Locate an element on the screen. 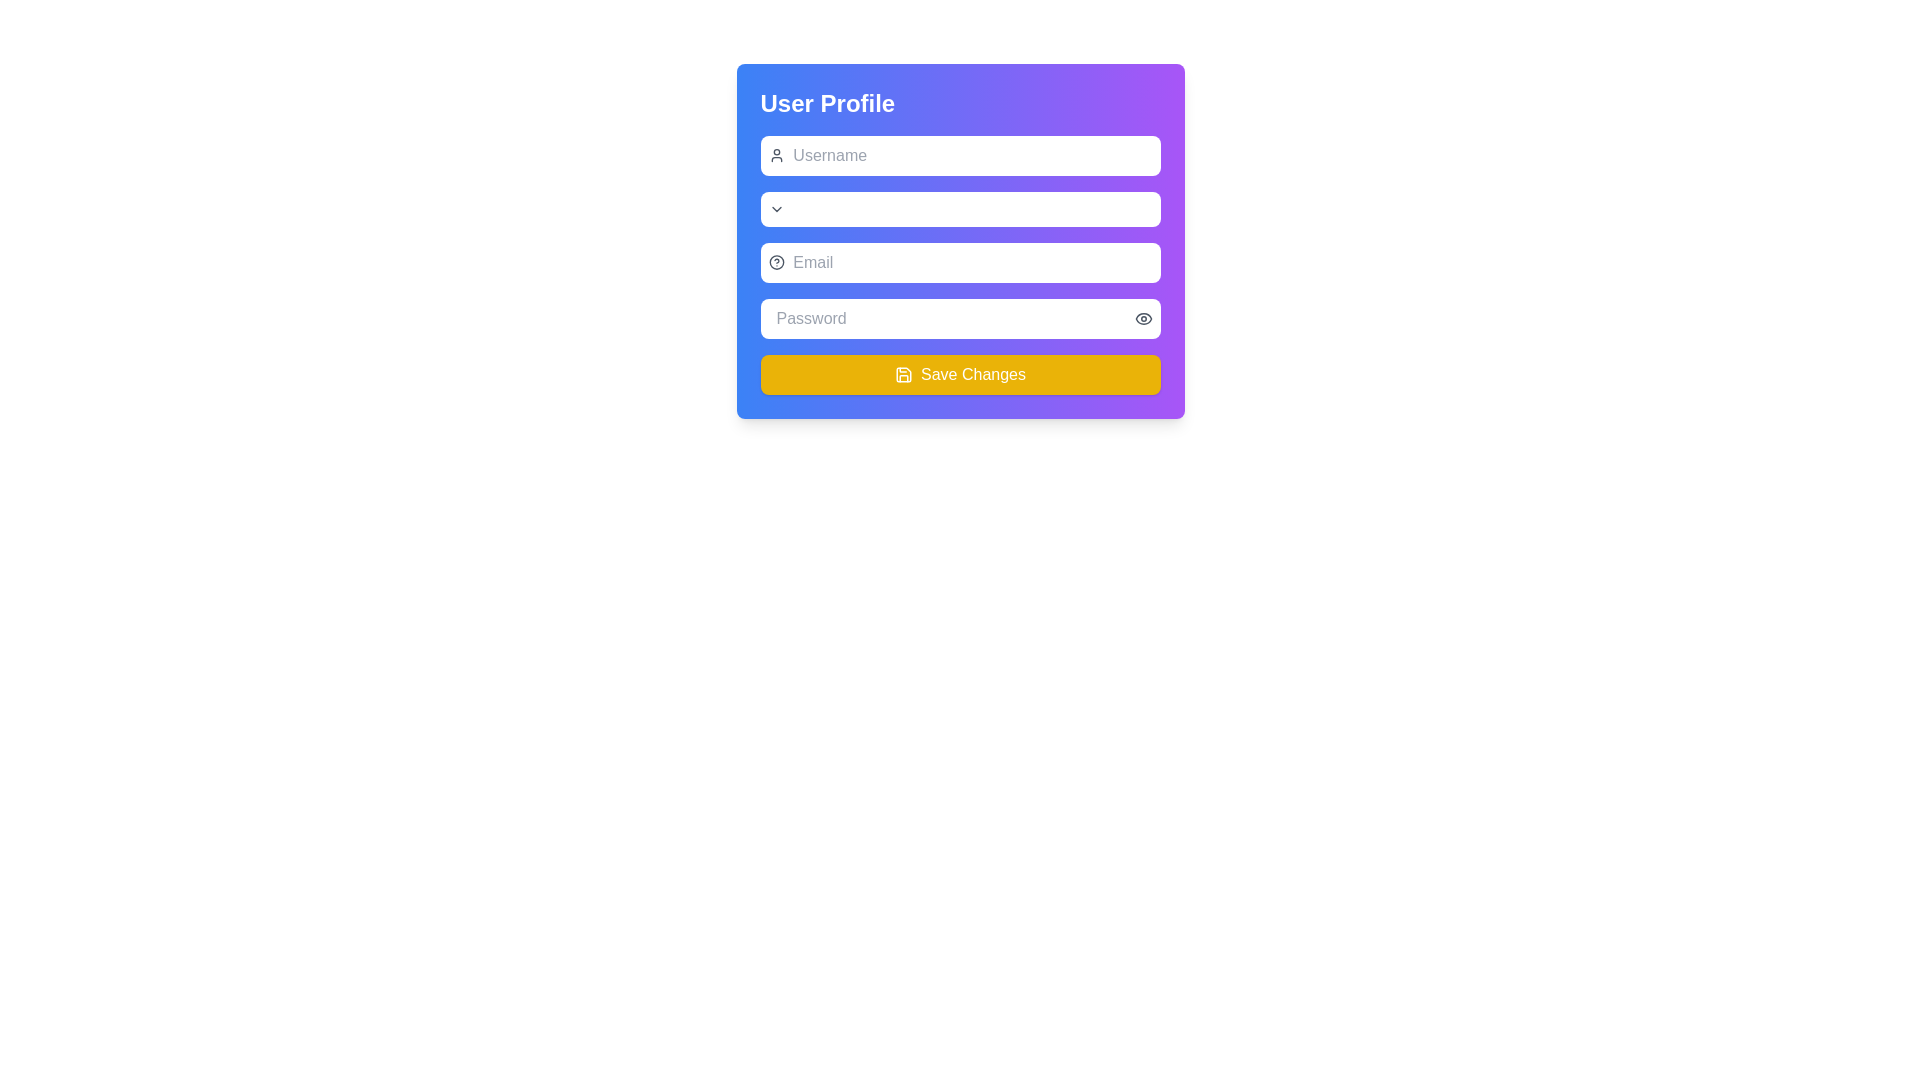 Image resolution: width=1920 pixels, height=1080 pixels. the visibility toggle button located to the right of the password input field is located at coordinates (1143, 318).